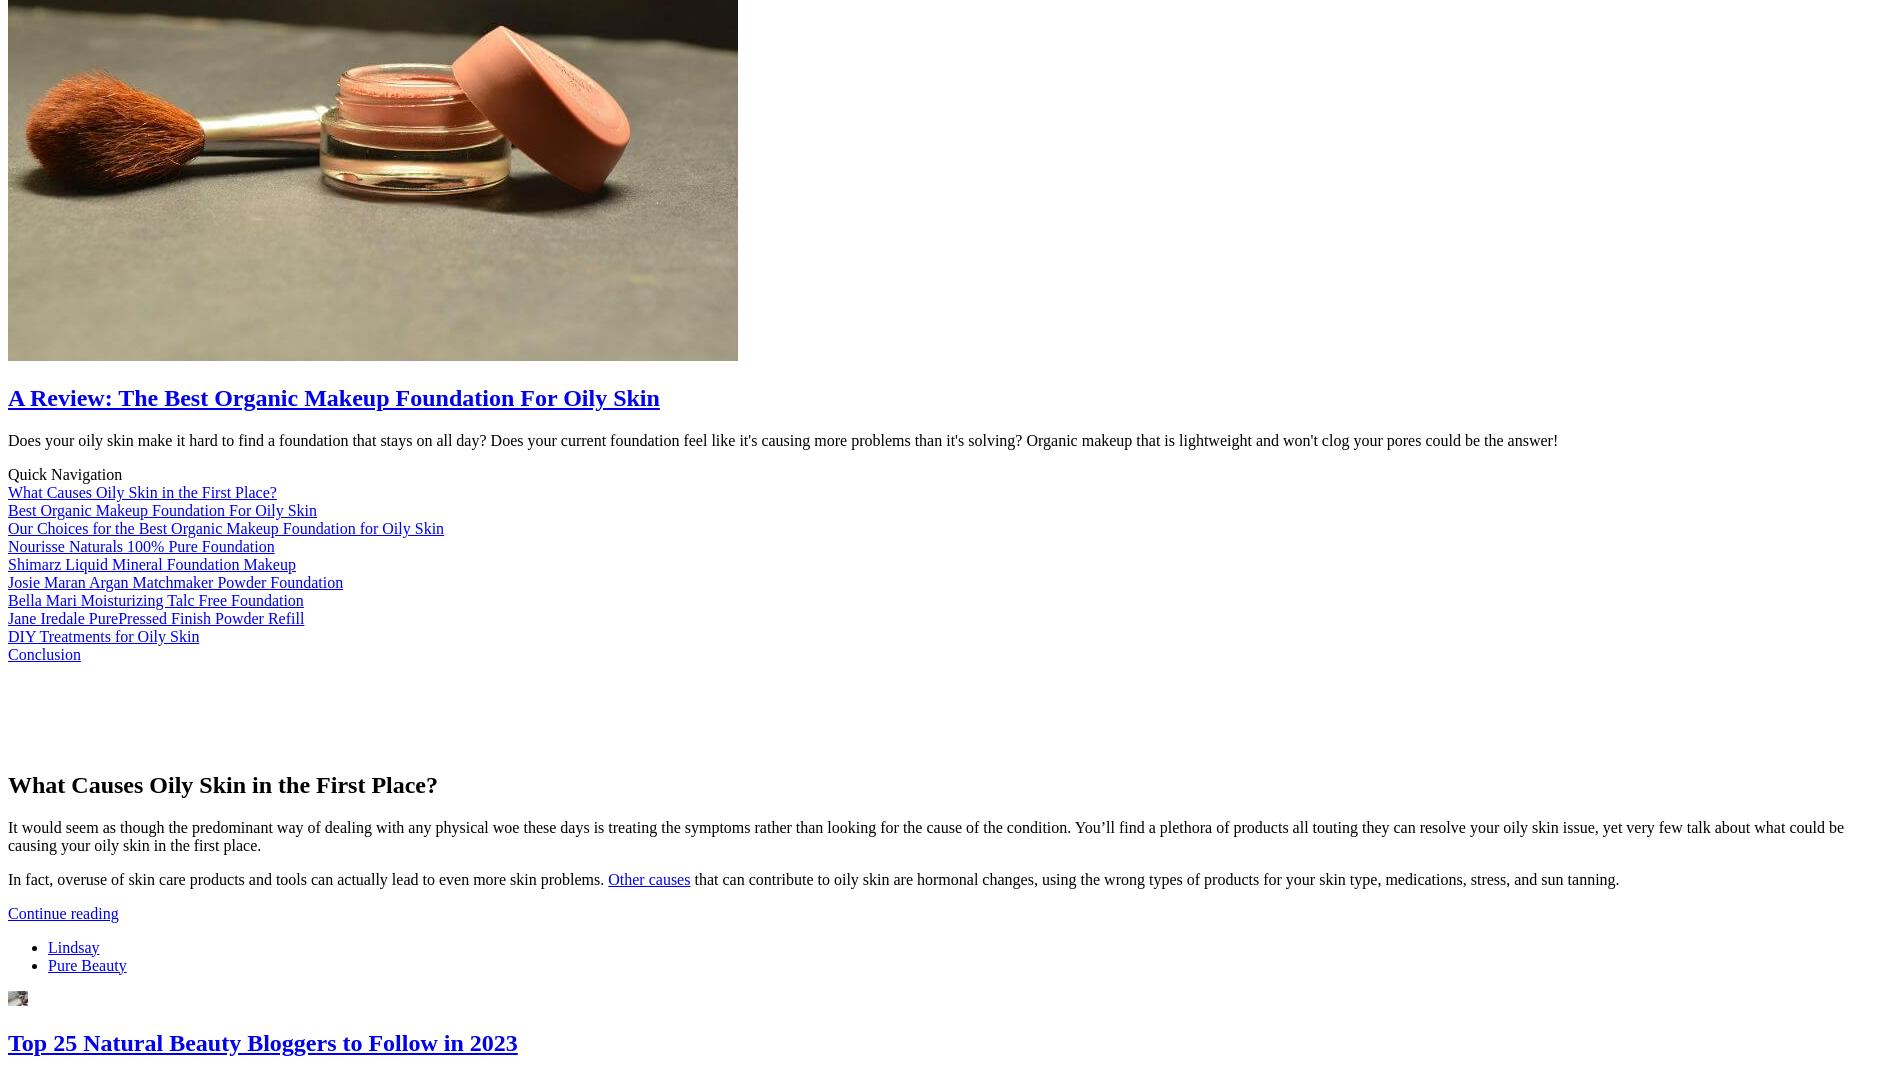 The height and width of the screenshot is (1067, 1900). What do you see at coordinates (1154, 877) in the screenshot?
I see `'that can contribute to oily skin are hormonal changes, using the wrong types of products for your skin type, medications, stress, and sun tanning.'` at bounding box center [1154, 877].